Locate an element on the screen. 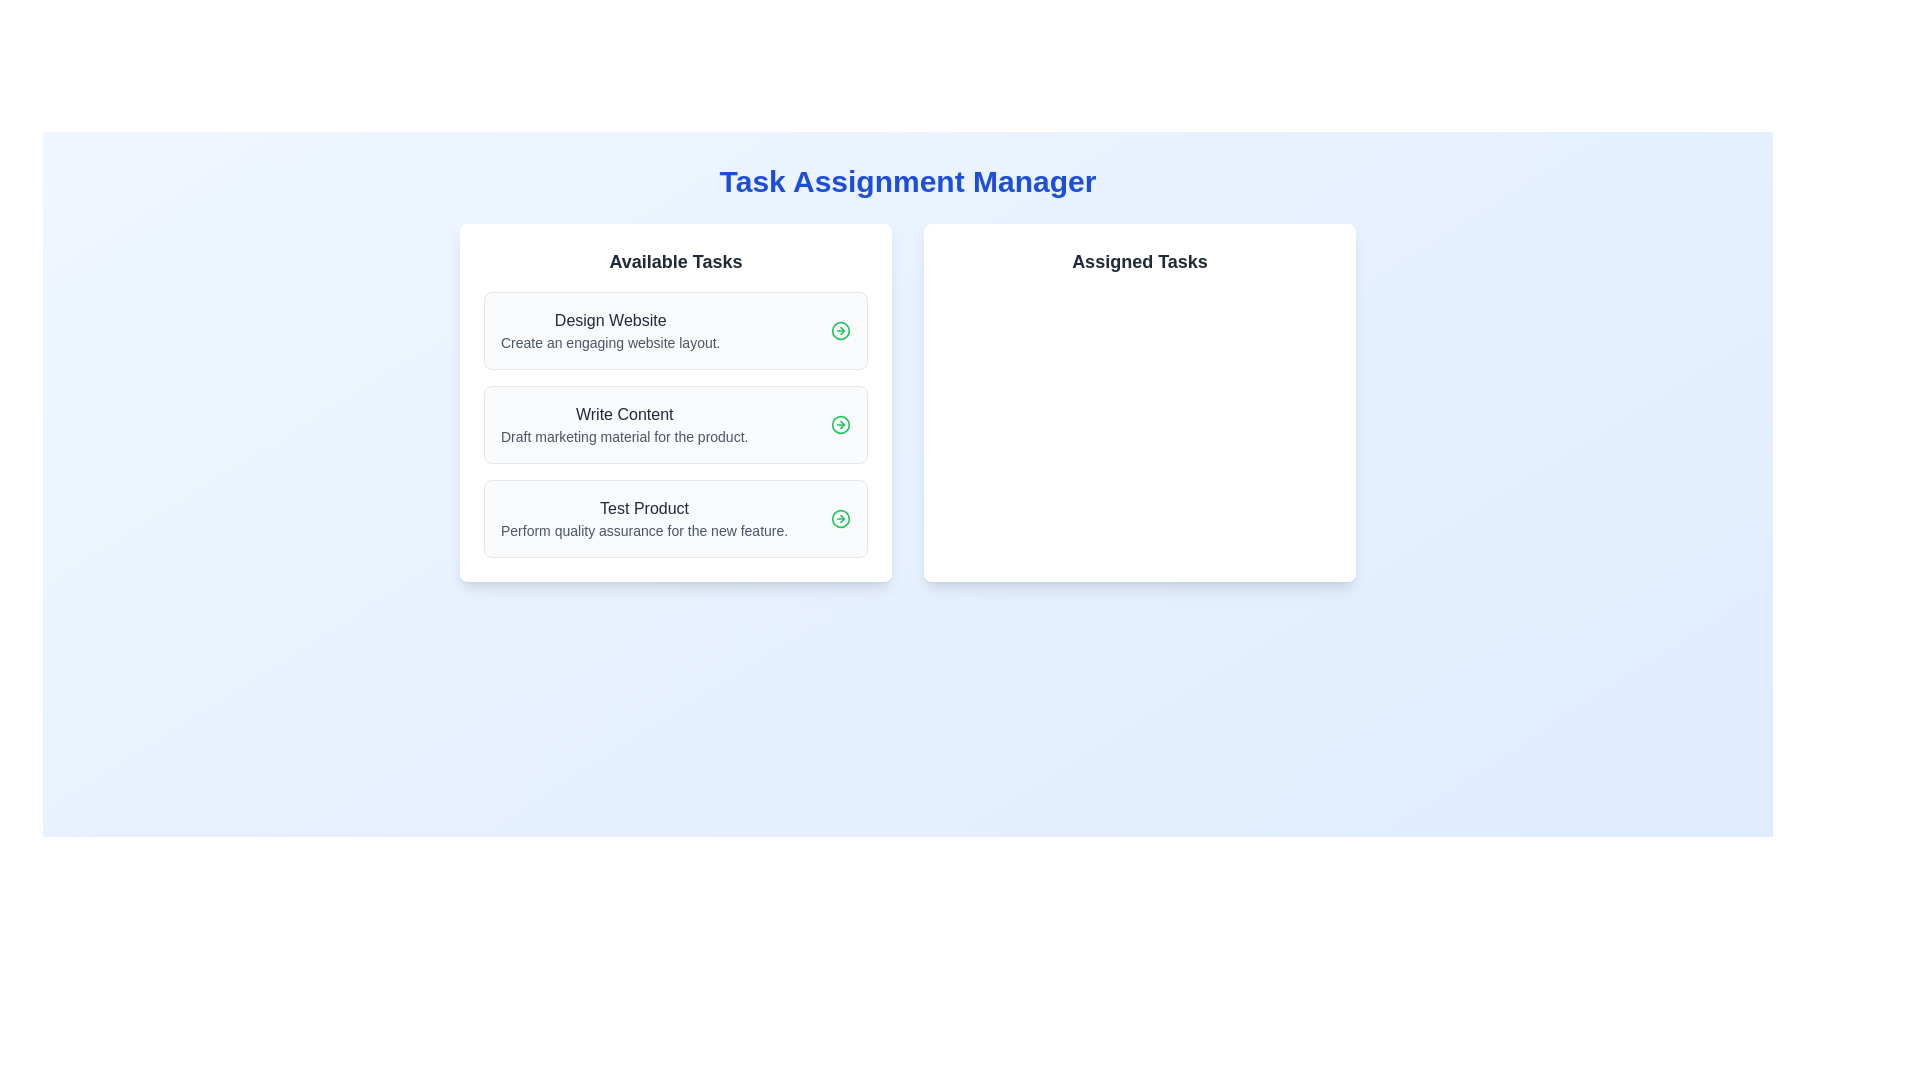  the Text Block representing the task labeled 'Test Product' is located at coordinates (644, 518).